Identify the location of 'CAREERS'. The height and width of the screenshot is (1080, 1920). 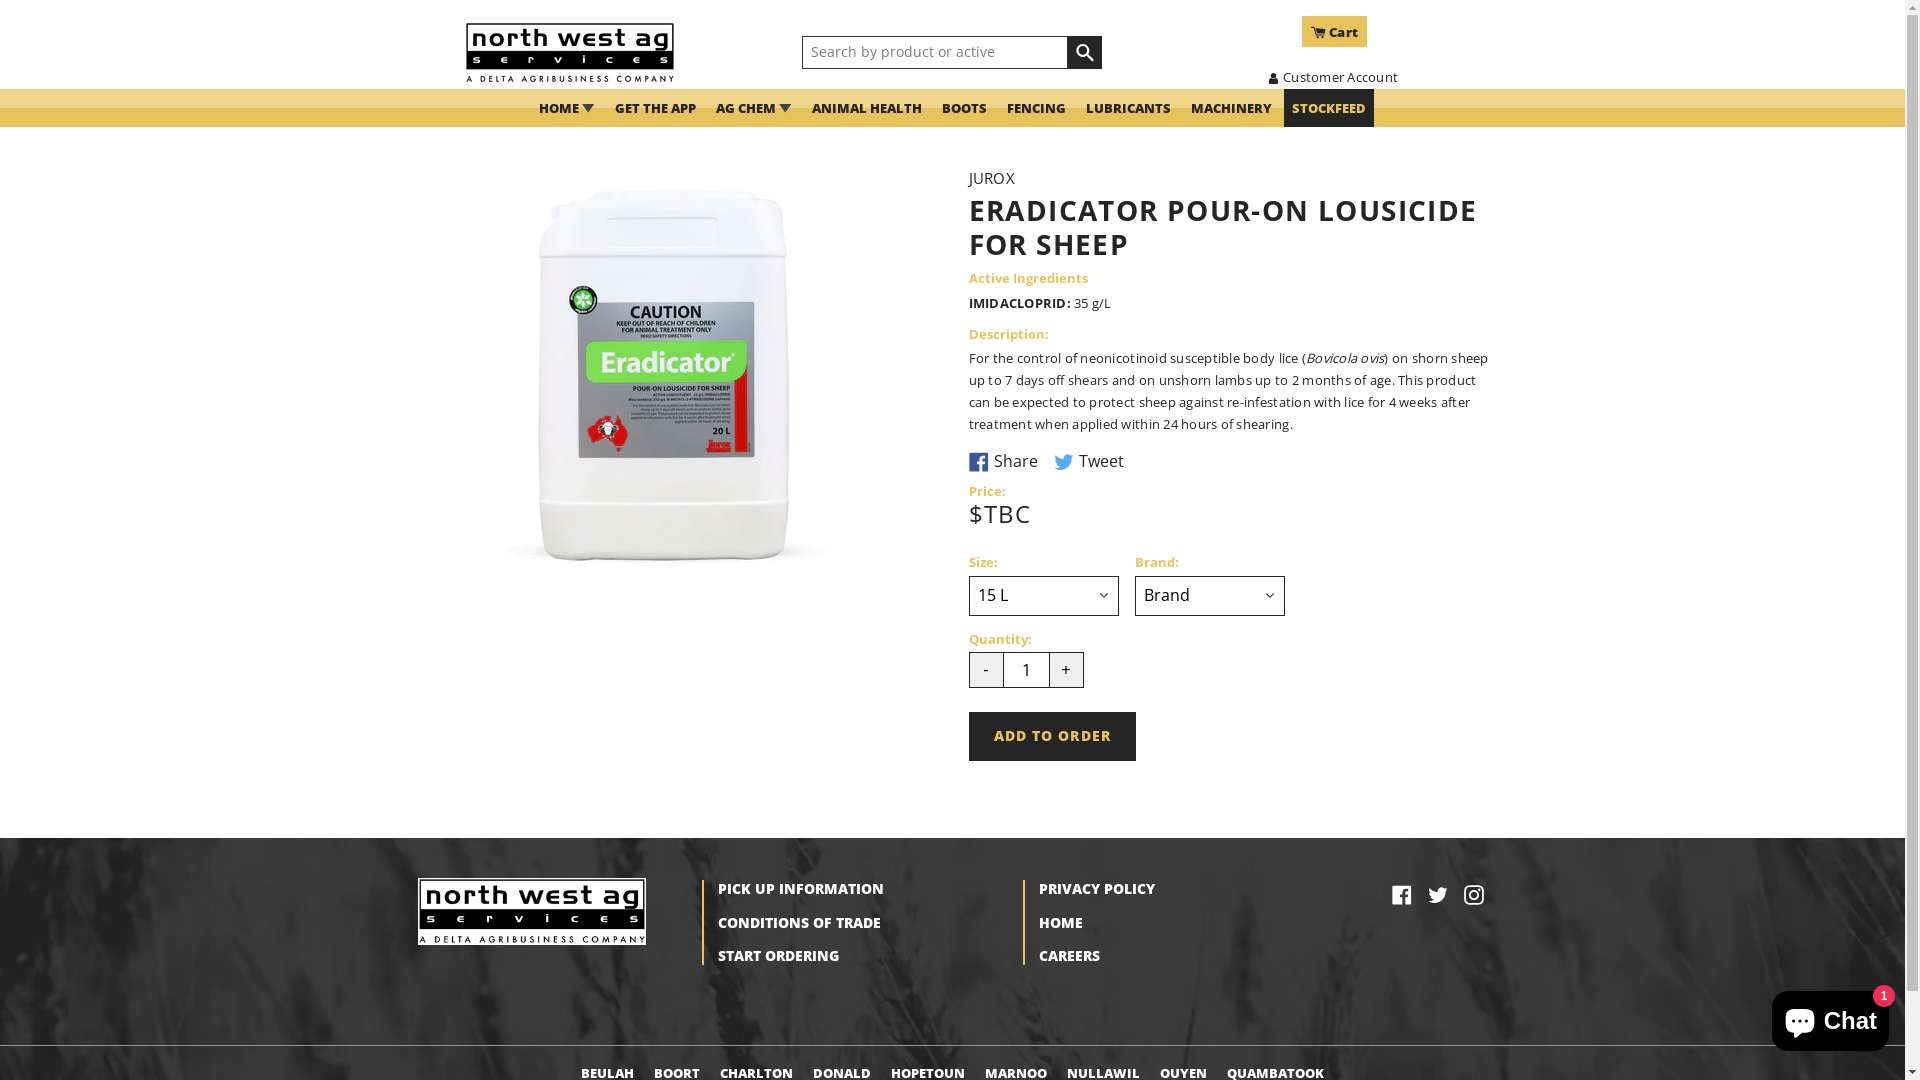
(1067, 954).